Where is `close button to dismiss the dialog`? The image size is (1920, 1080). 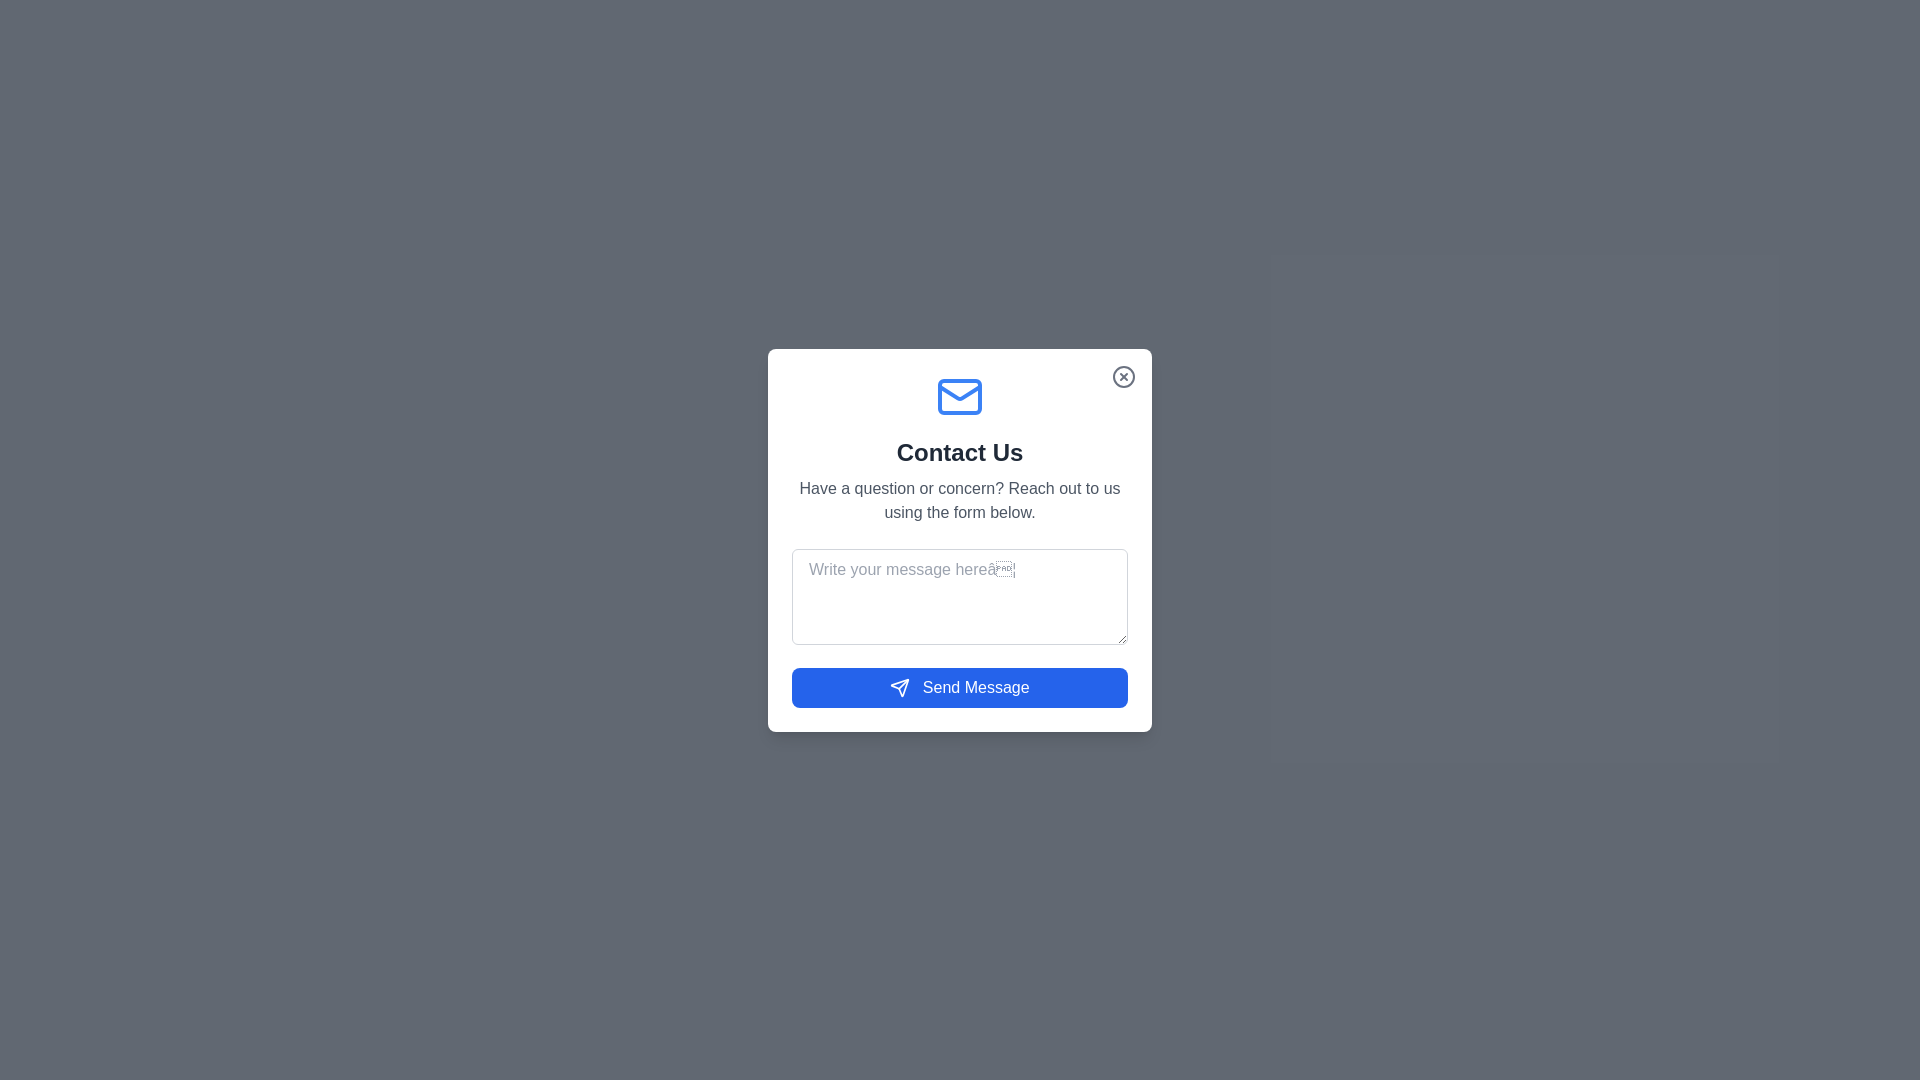 close button to dismiss the dialog is located at coordinates (1123, 376).